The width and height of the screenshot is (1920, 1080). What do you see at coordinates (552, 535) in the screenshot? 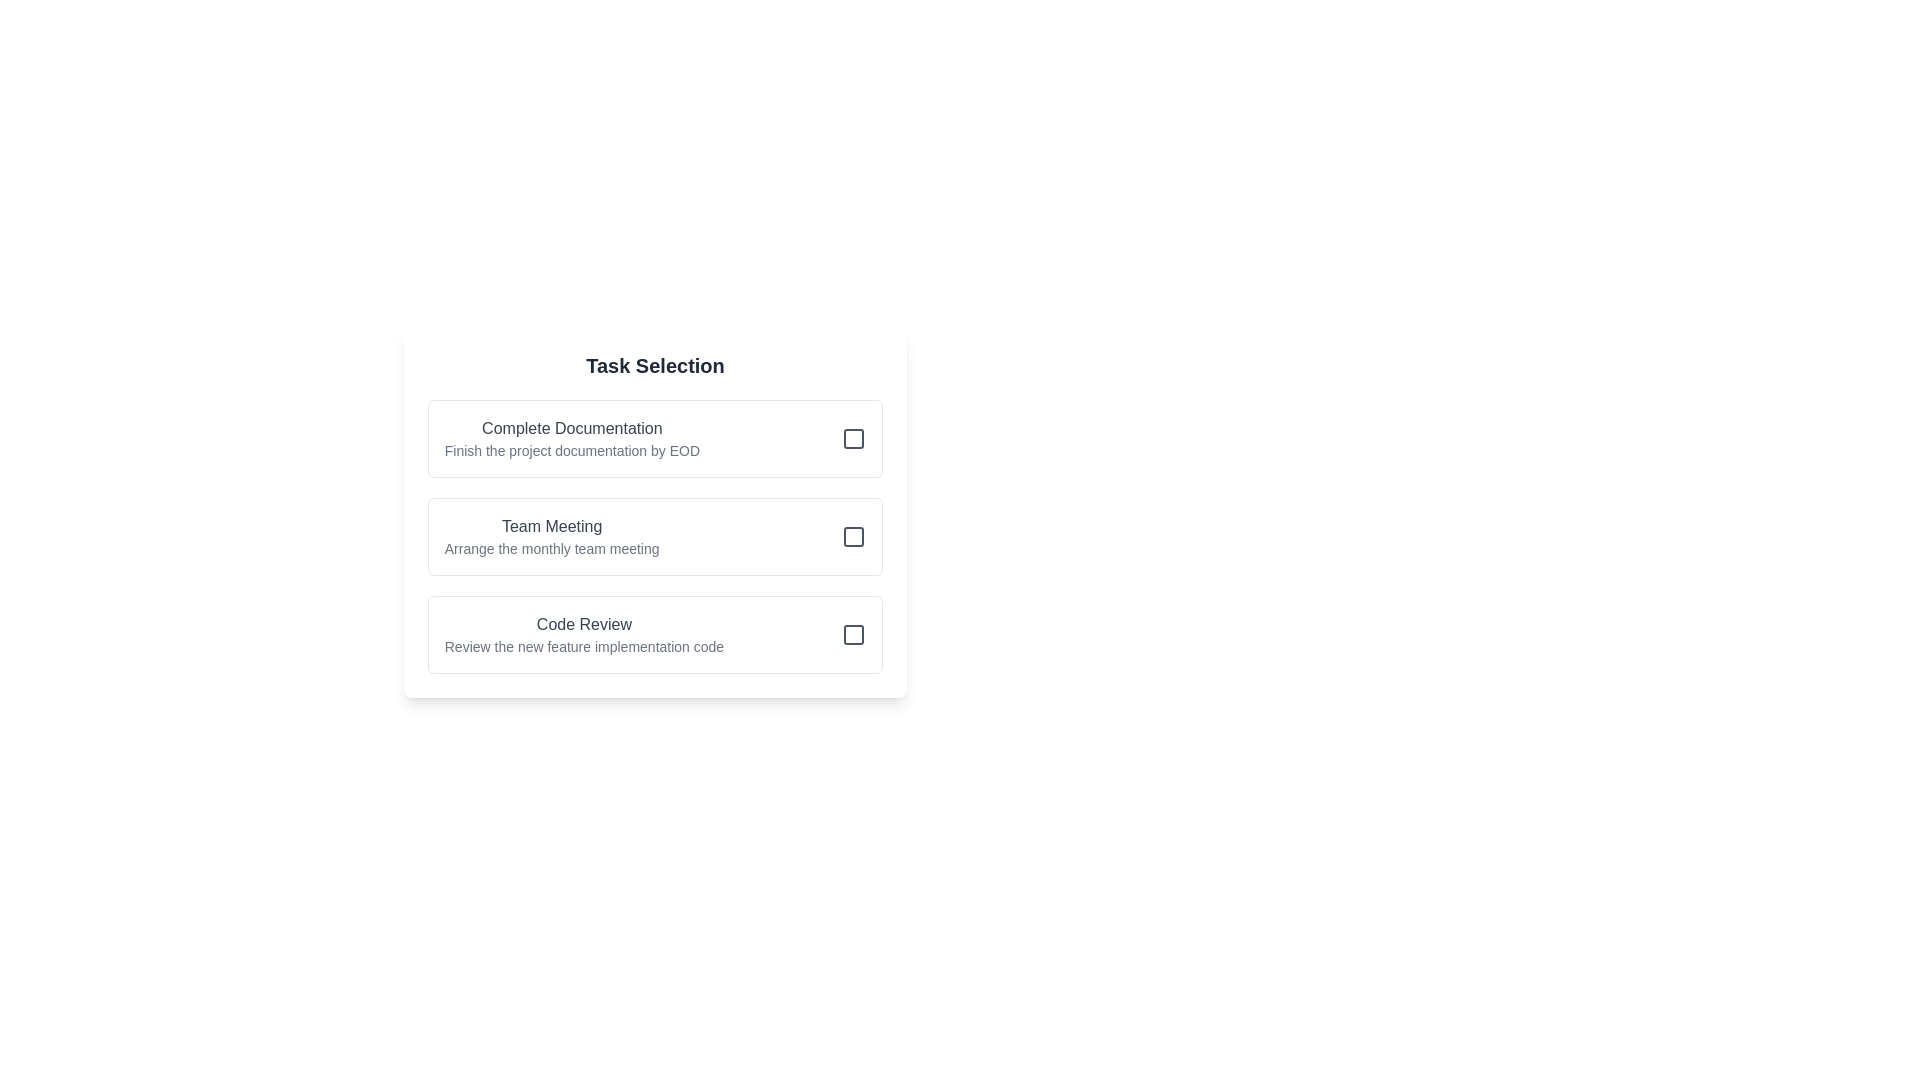
I see `the Text block representing a team meeting task, which is the second item in a vertical list between 'Complete Documentation' and 'Code Review'` at bounding box center [552, 535].